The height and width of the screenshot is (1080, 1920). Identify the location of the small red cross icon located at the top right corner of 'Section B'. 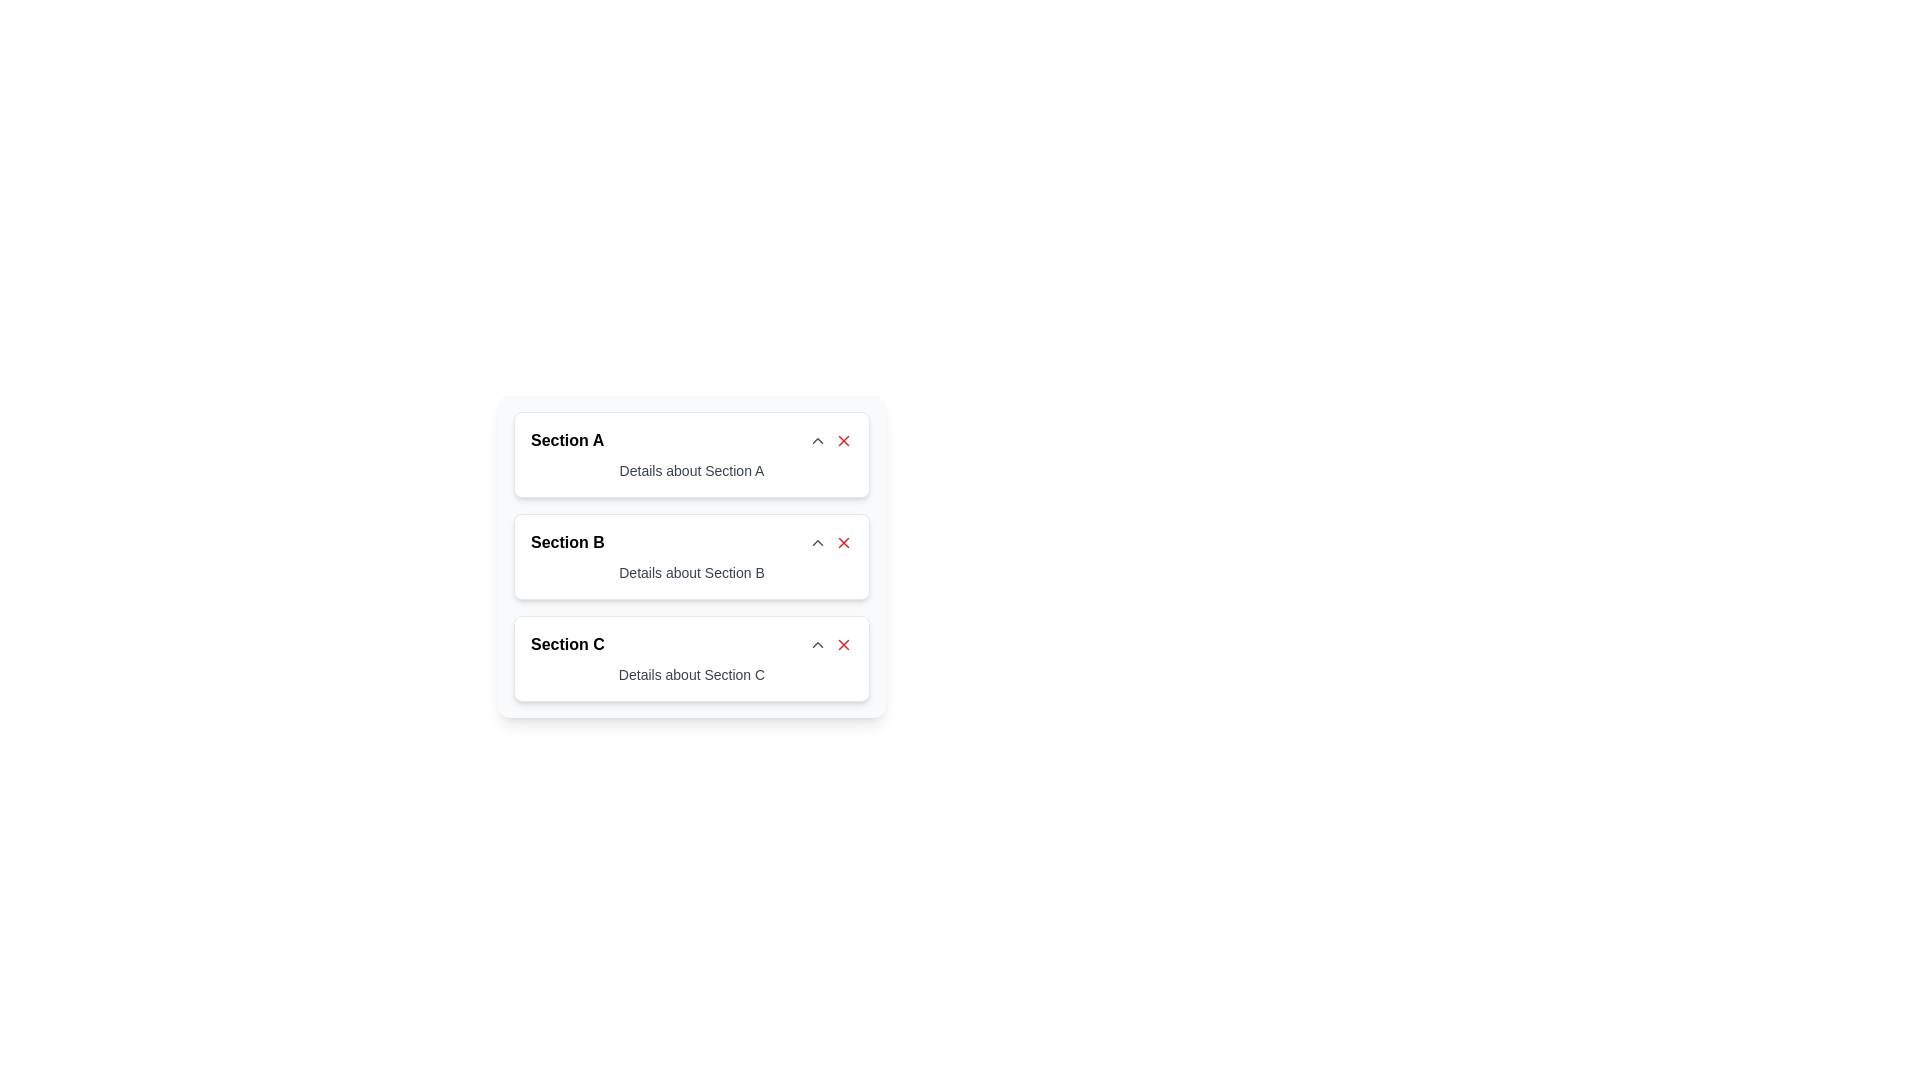
(844, 543).